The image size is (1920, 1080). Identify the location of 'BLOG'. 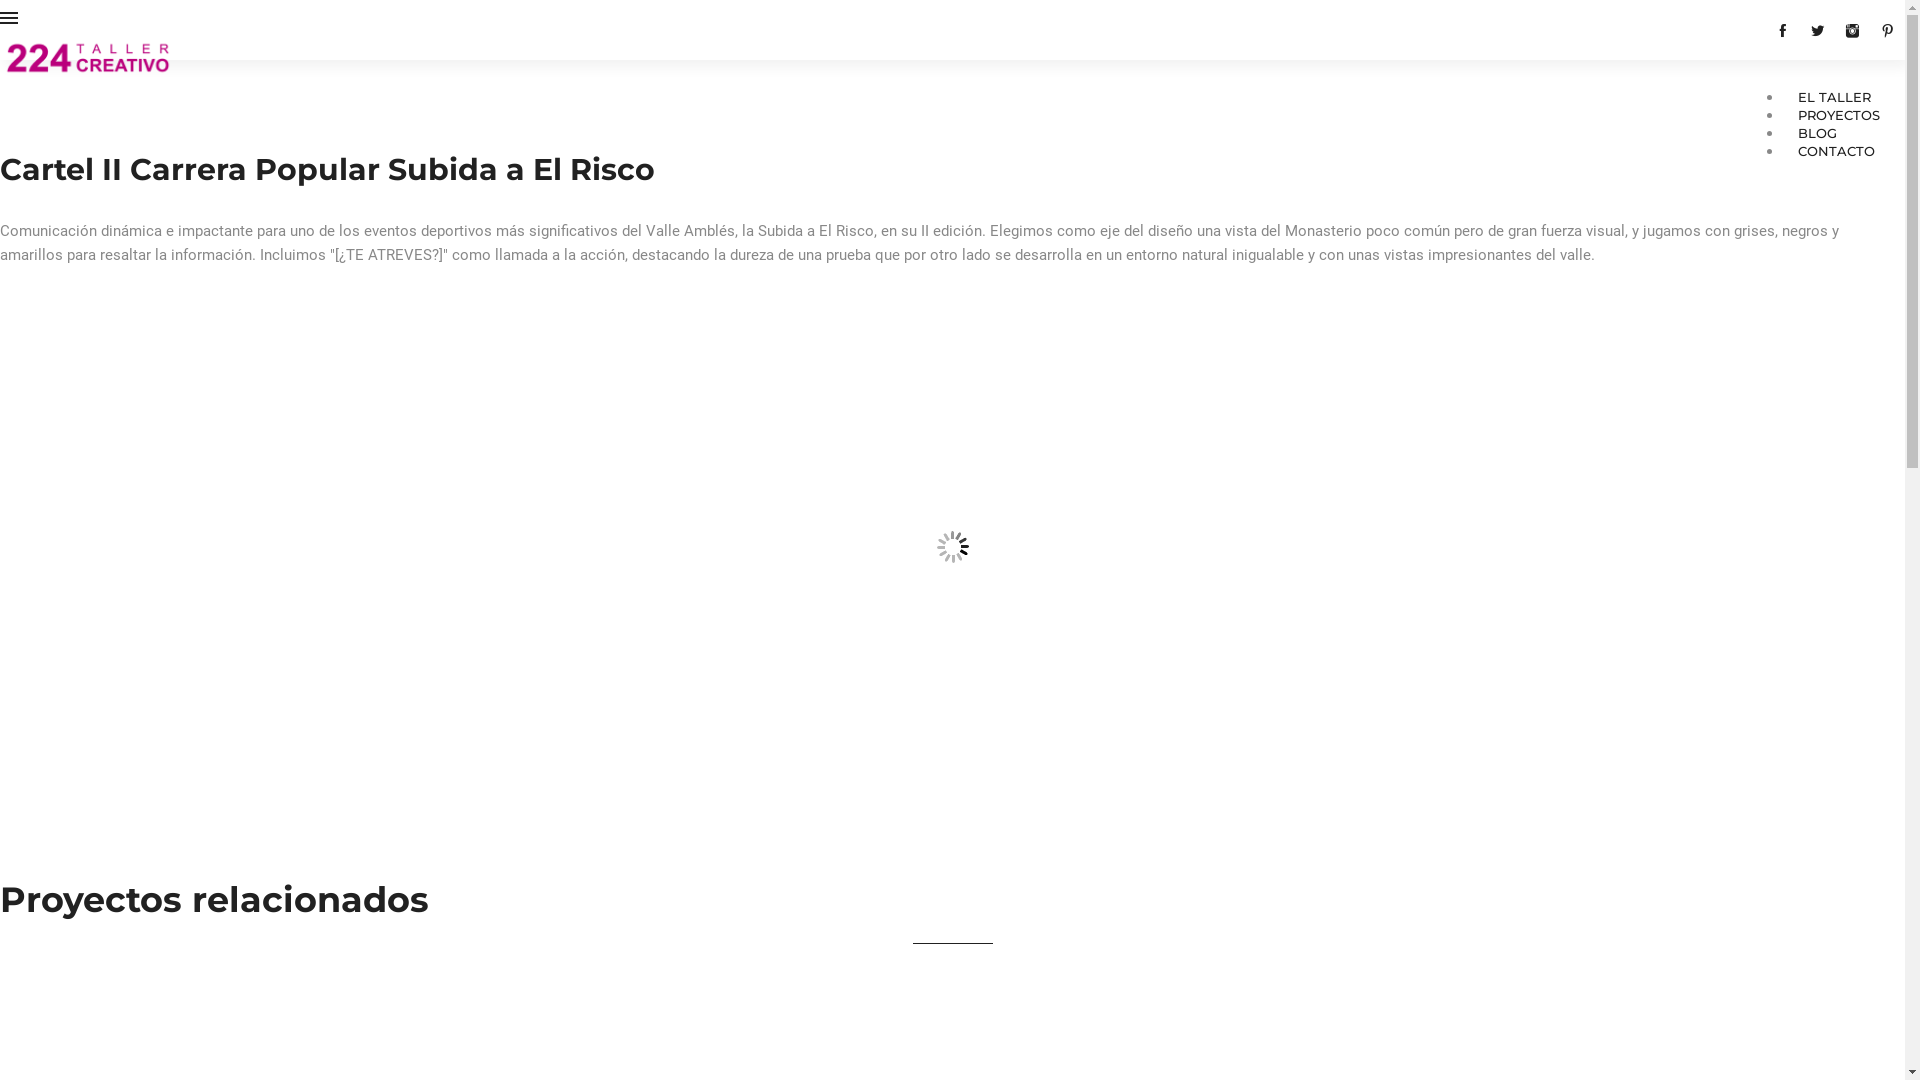
(1782, 132).